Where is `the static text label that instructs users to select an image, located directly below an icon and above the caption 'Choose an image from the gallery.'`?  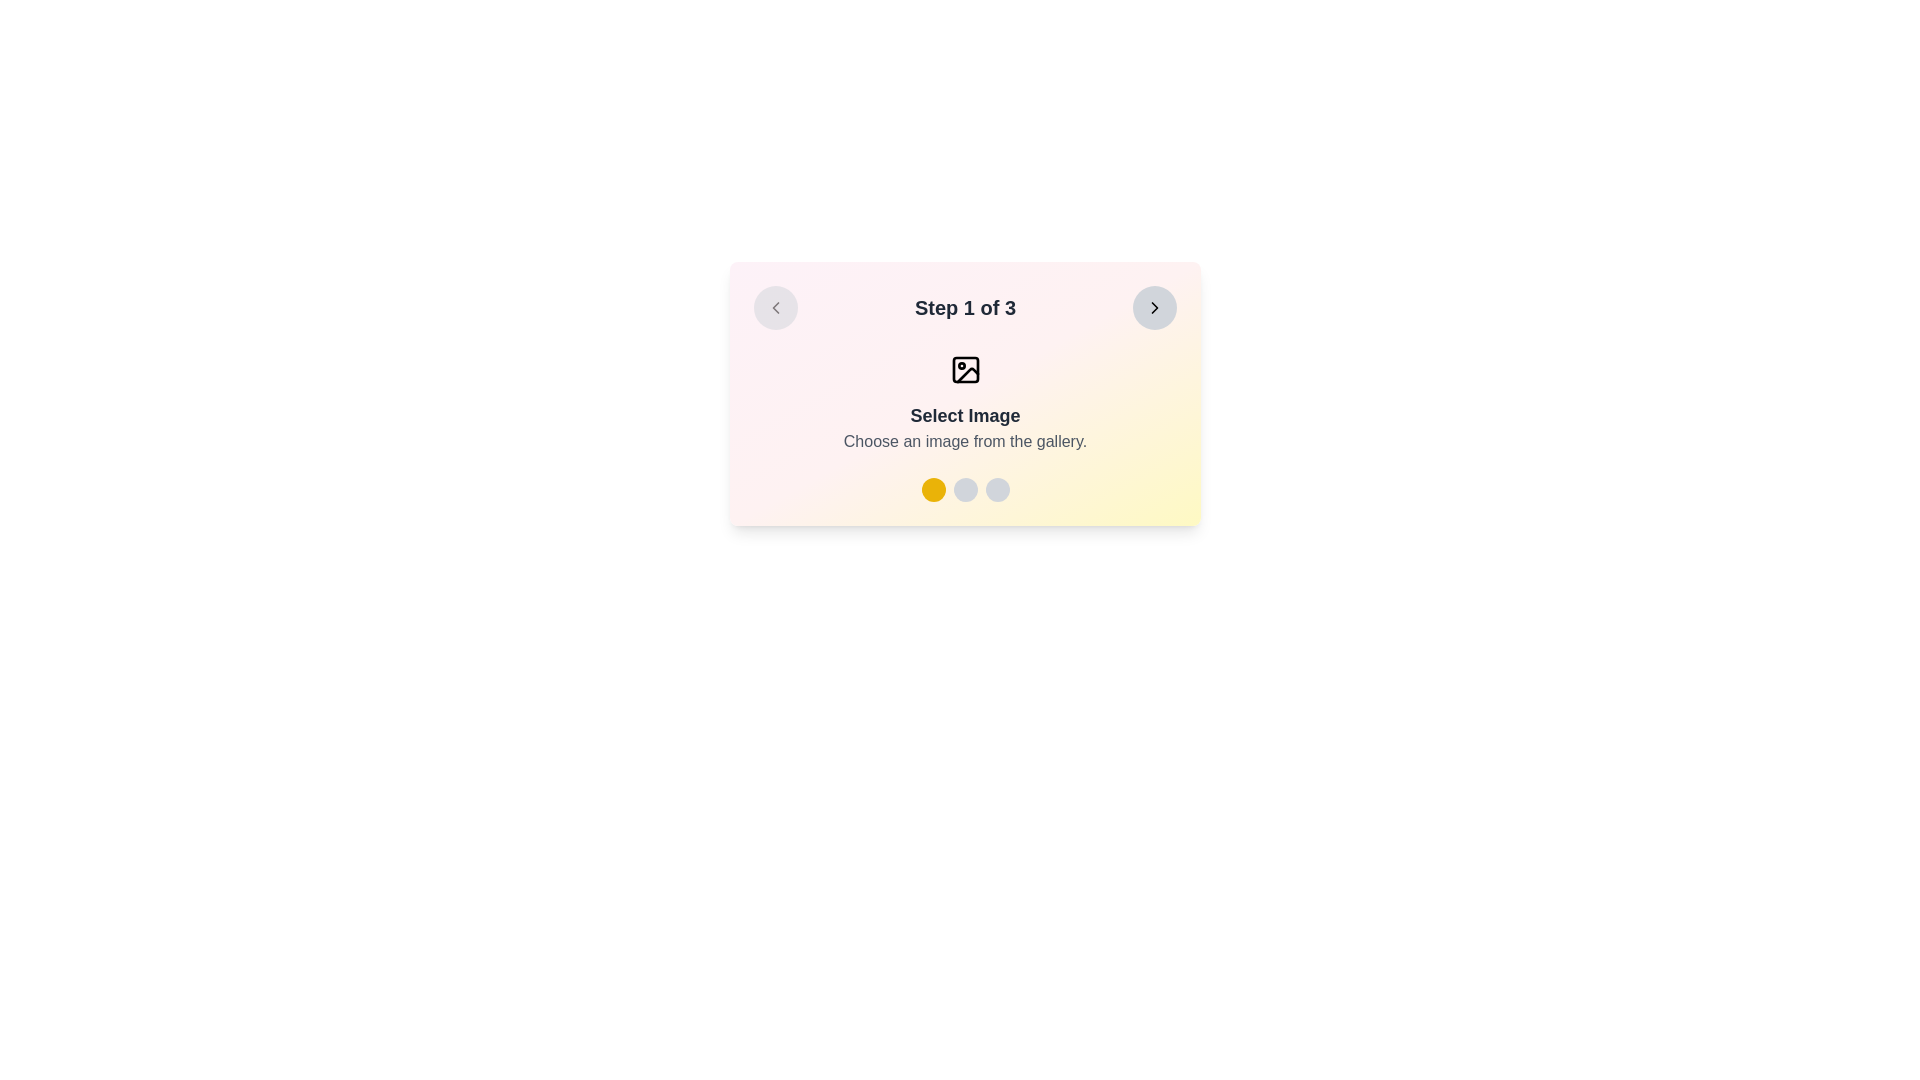 the static text label that instructs users to select an image, located directly below an icon and above the caption 'Choose an image from the gallery.' is located at coordinates (965, 415).